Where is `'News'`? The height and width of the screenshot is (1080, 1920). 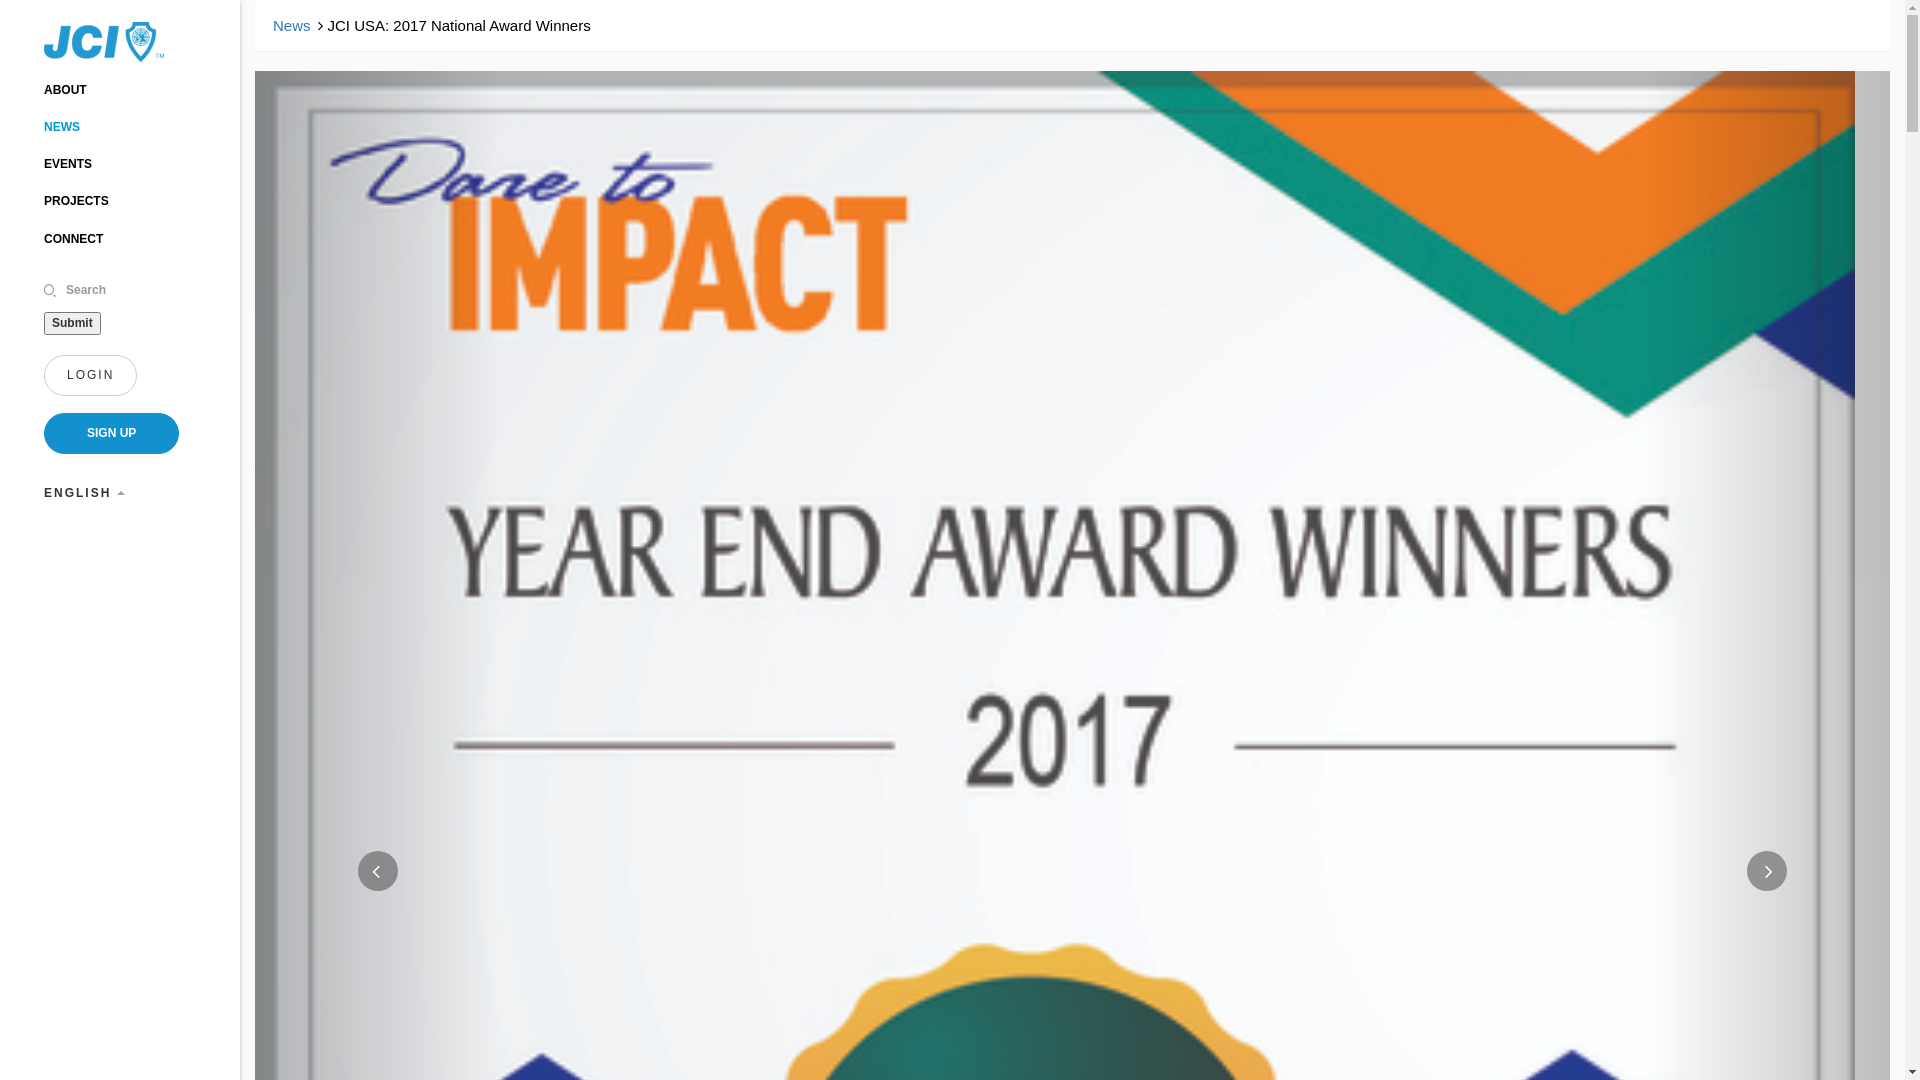
'News' is located at coordinates (291, 25).